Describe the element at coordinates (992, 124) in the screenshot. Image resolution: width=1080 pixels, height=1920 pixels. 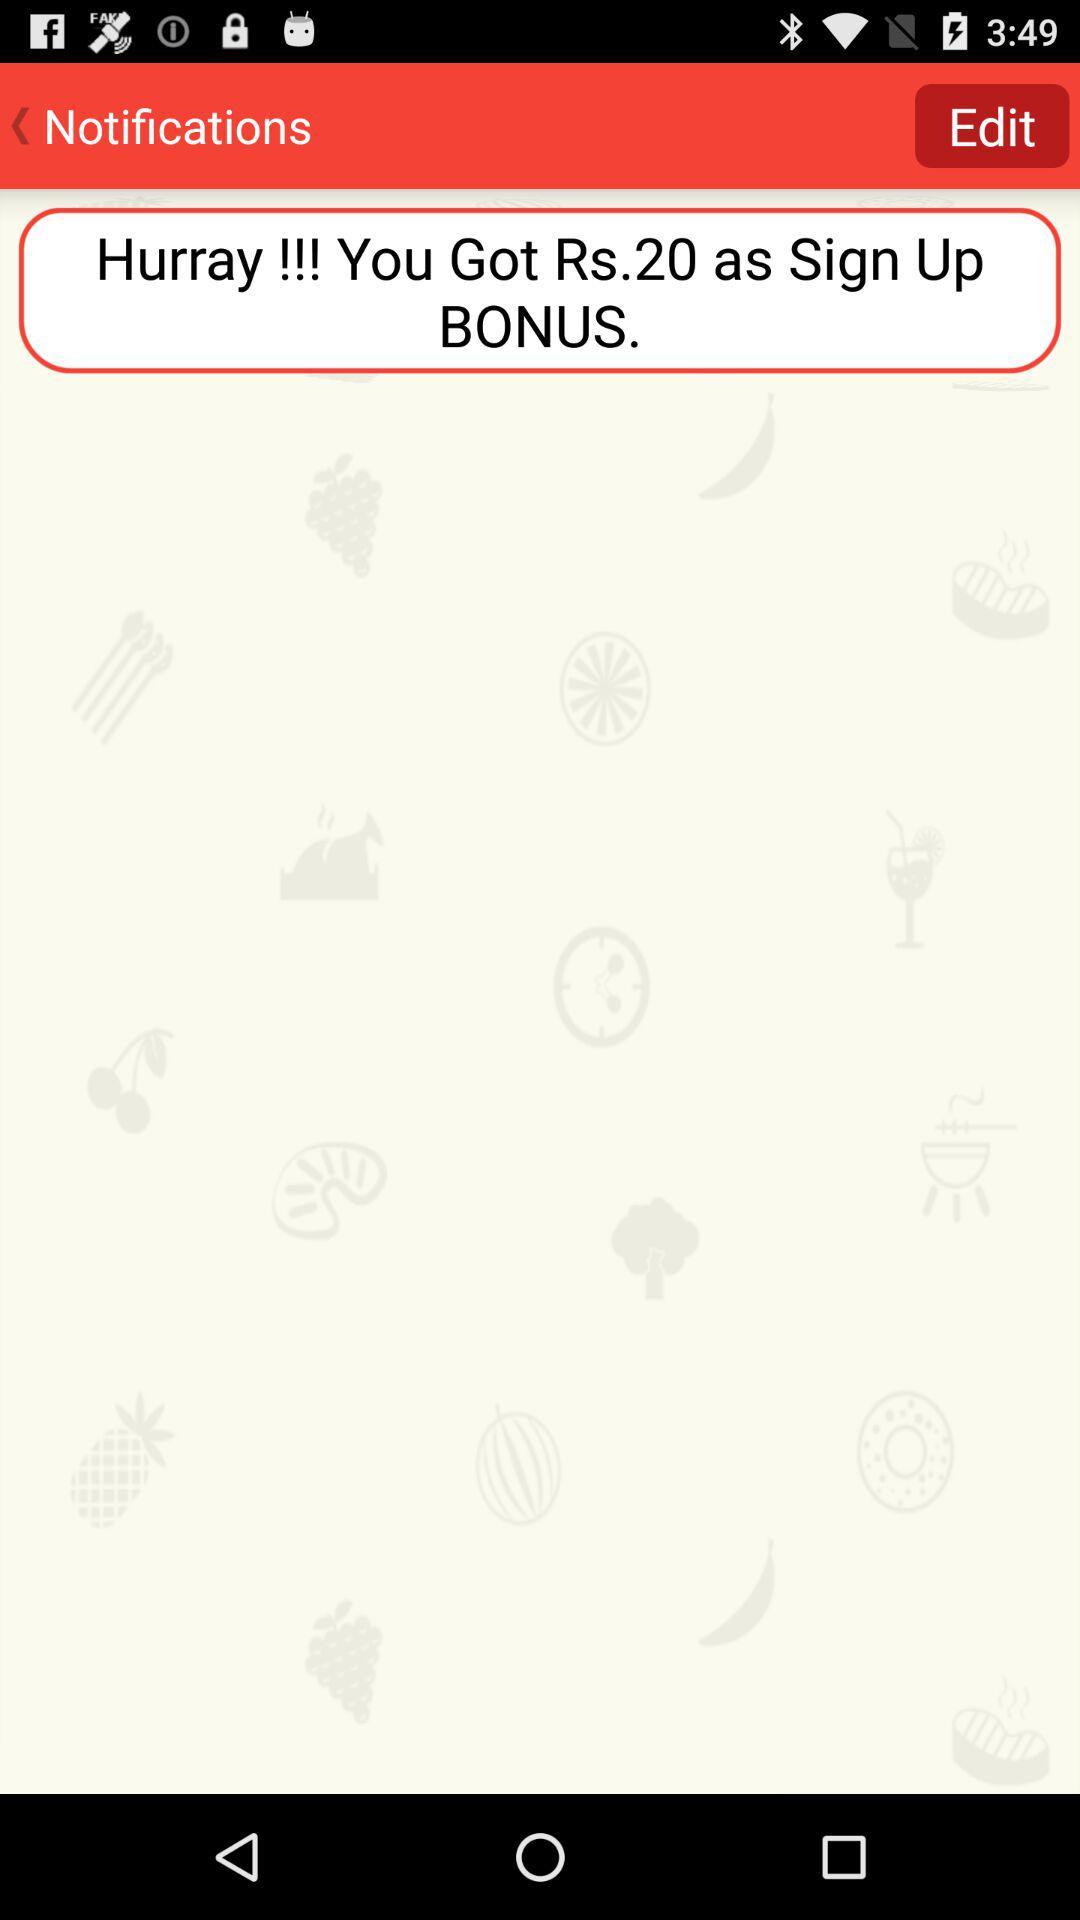
I see `the icon at the top right corner` at that location.